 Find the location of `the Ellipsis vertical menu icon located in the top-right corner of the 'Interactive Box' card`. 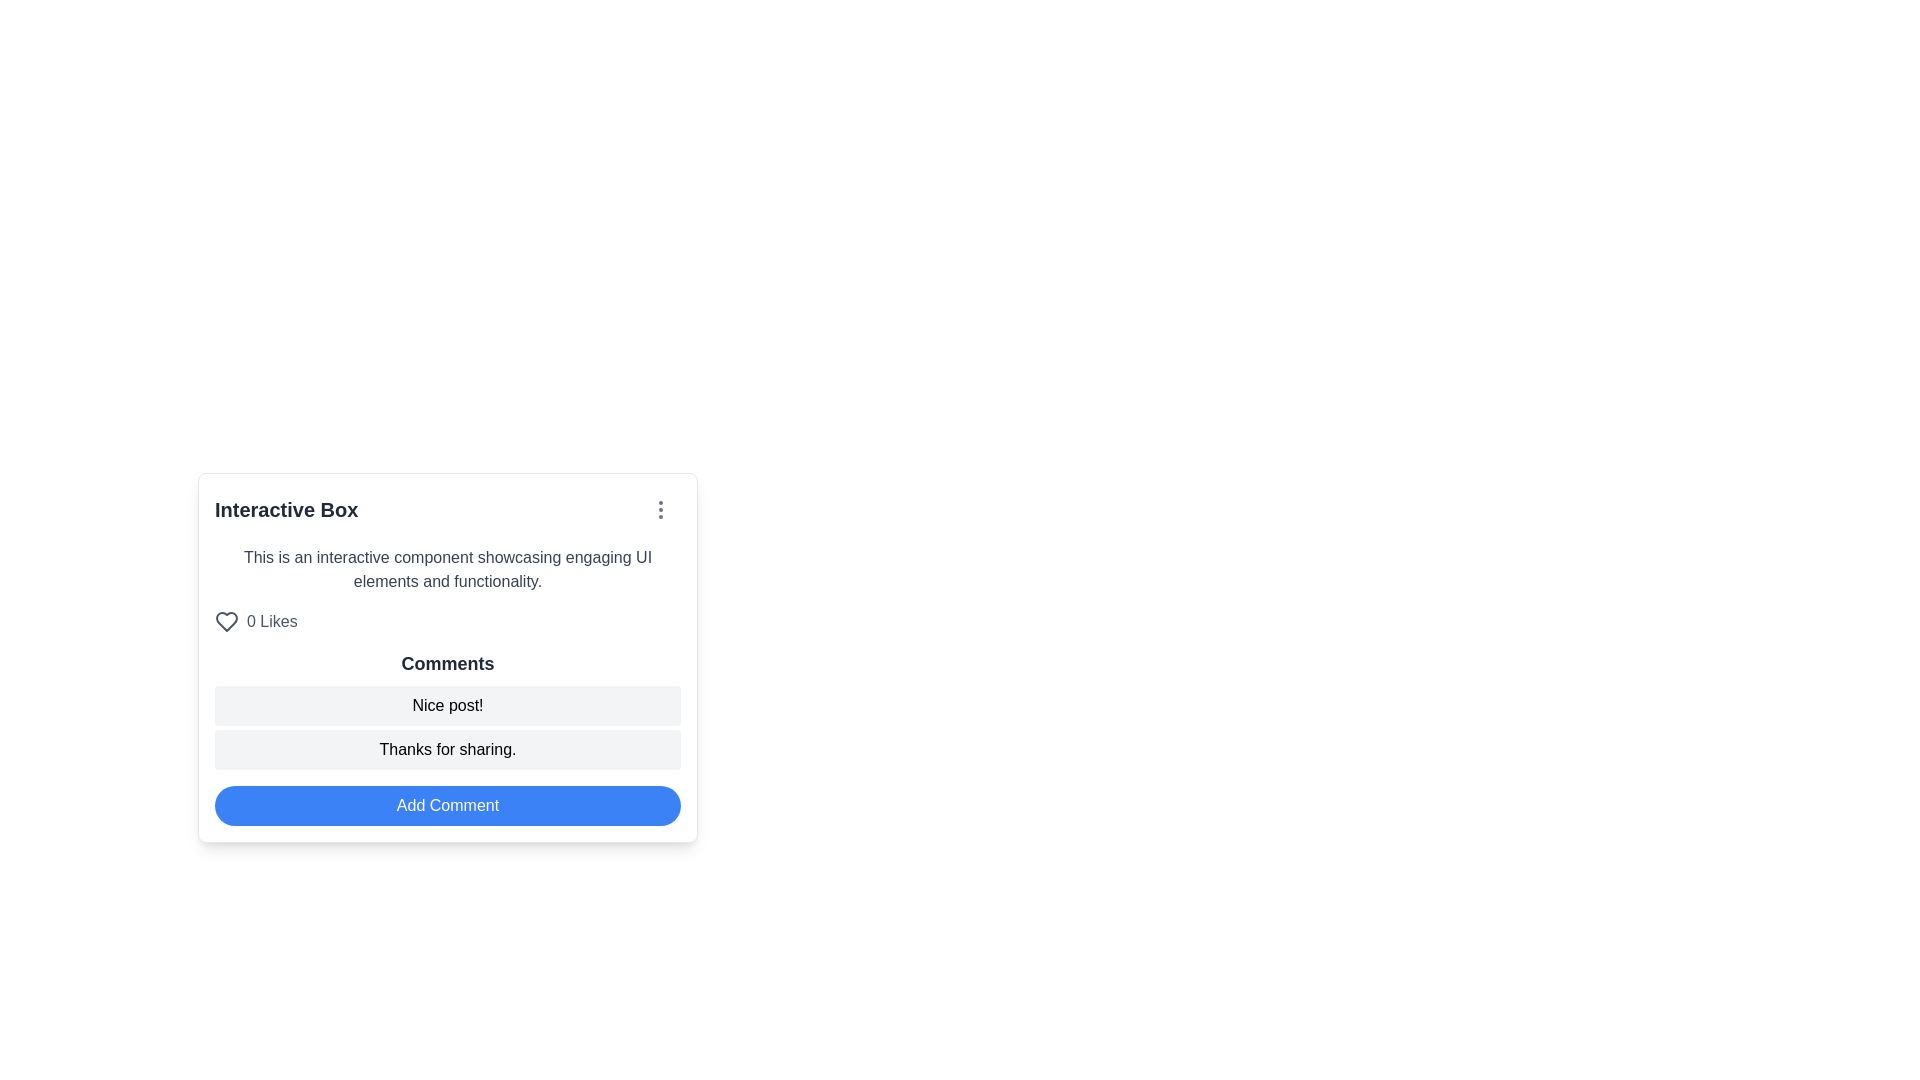

the Ellipsis vertical menu icon located in the top-right corner of the 'Interactive Box' card is located at coordinates (661, 508).